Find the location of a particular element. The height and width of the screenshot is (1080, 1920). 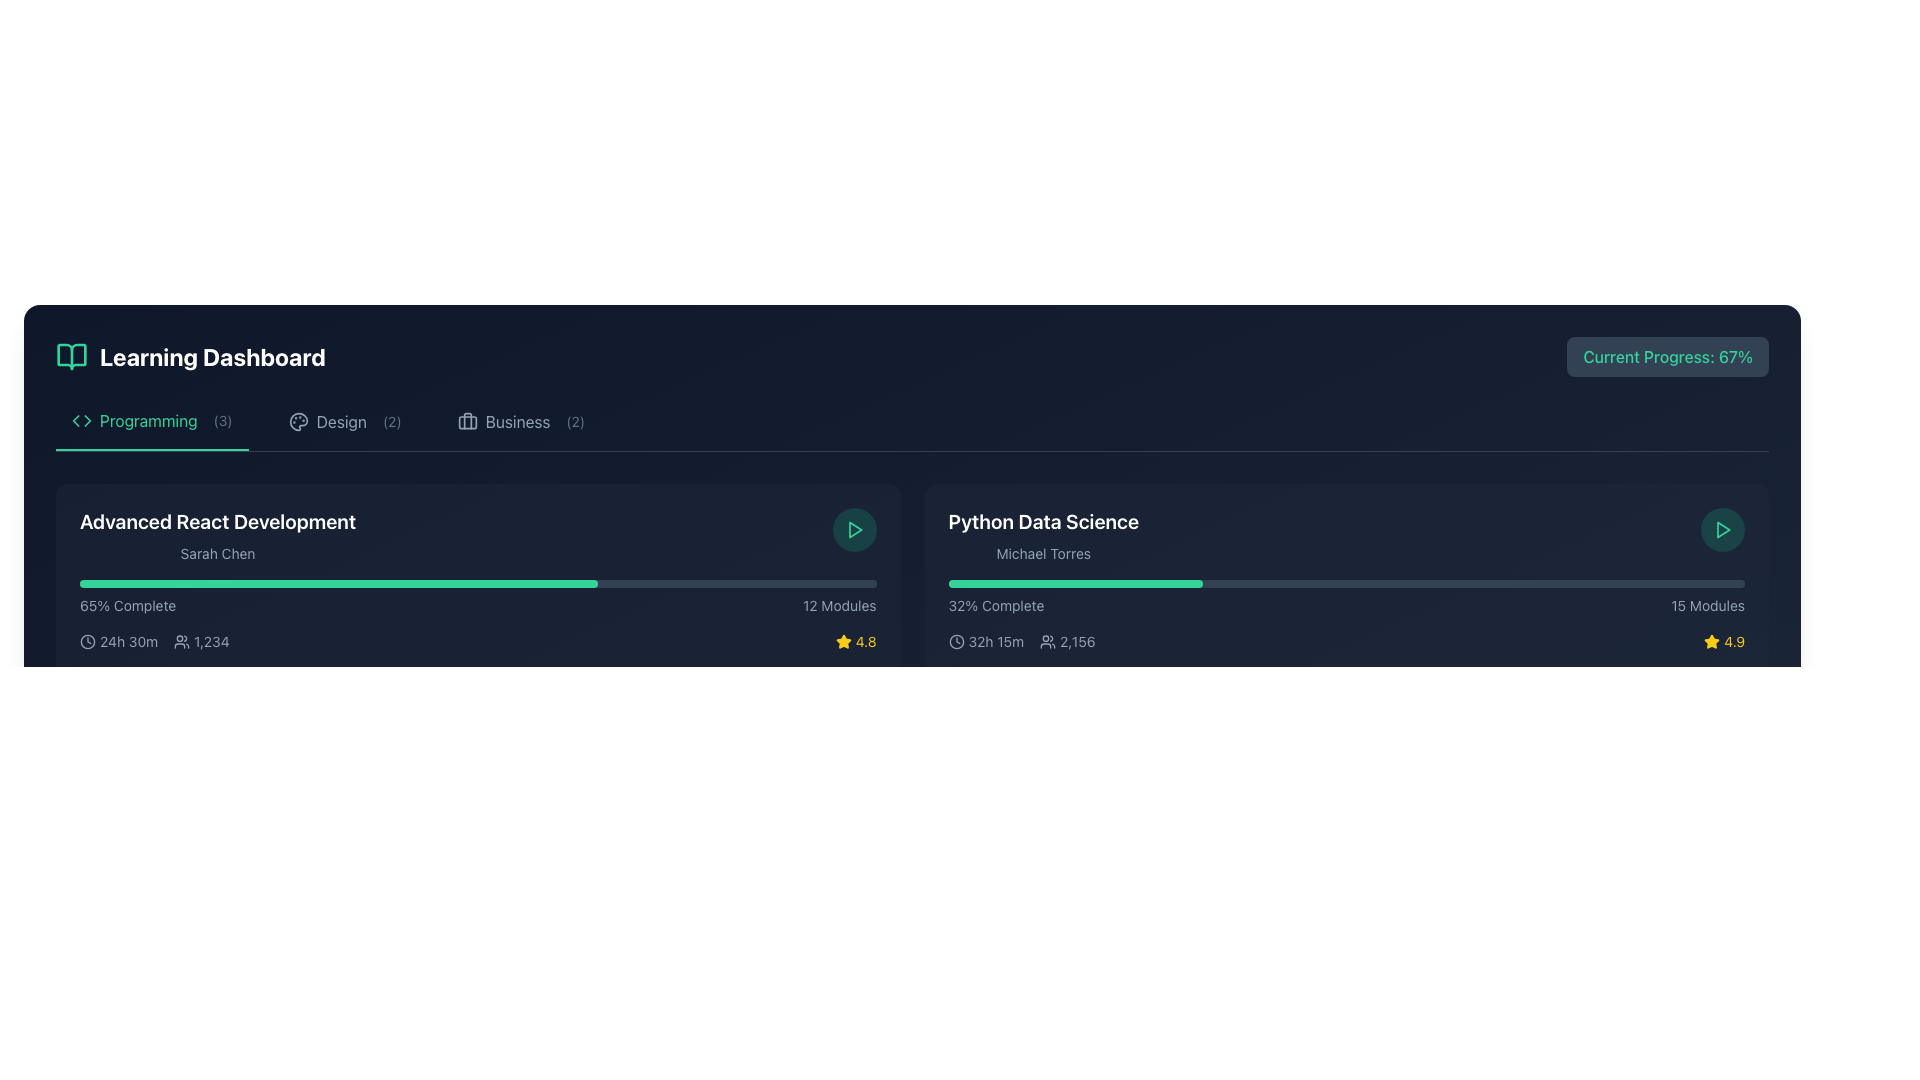

the Static Text Label displaying 'Current Progress: 67%' which is styled with a green font color in the upper-right corner of the interface is located at coordinates (1668, 356).